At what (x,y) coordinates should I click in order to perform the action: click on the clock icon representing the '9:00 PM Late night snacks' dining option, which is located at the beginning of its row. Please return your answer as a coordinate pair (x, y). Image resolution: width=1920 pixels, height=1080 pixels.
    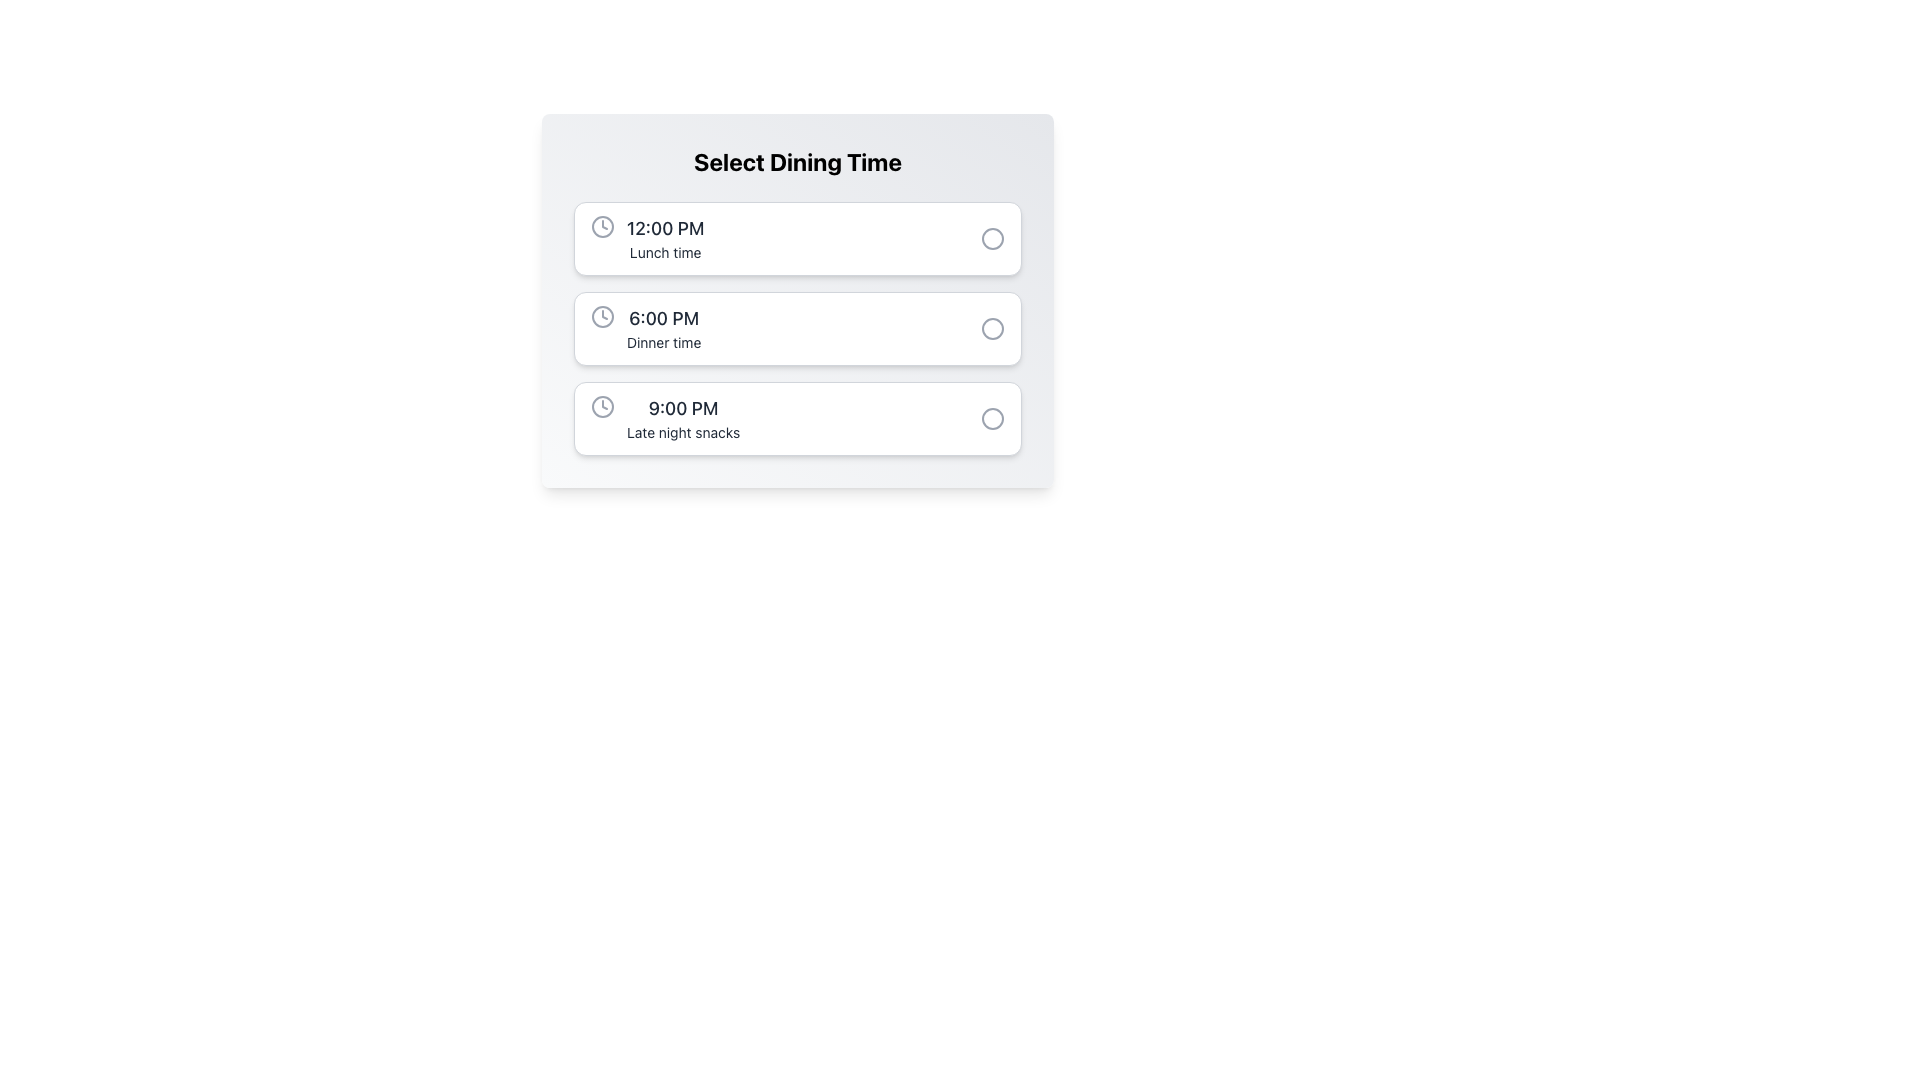
    Looking at the image, I should click on (602, 406).